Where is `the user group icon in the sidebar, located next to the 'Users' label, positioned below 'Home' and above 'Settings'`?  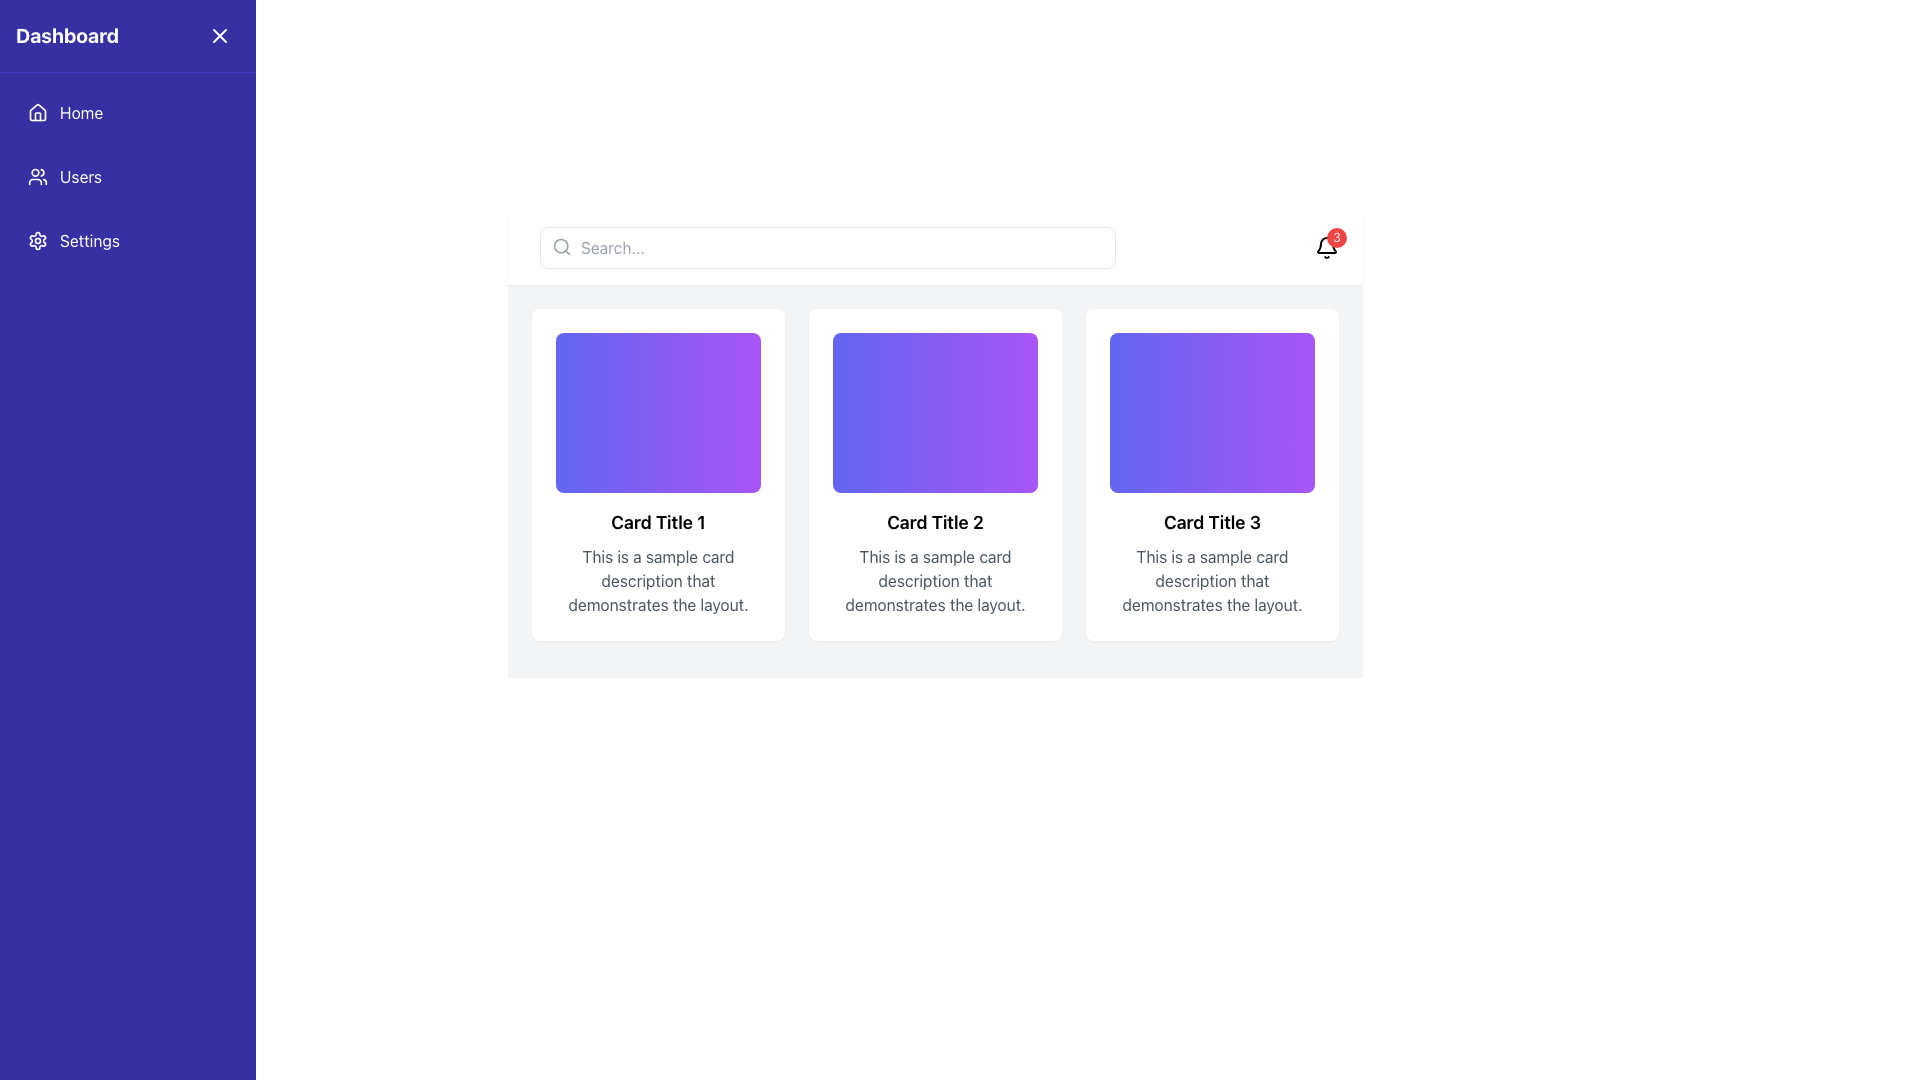 the user group icon in the sidebar, located next to the 'Users' label, positioned below 'Home' and above 'Settings' is located at coordinates (38, 176).